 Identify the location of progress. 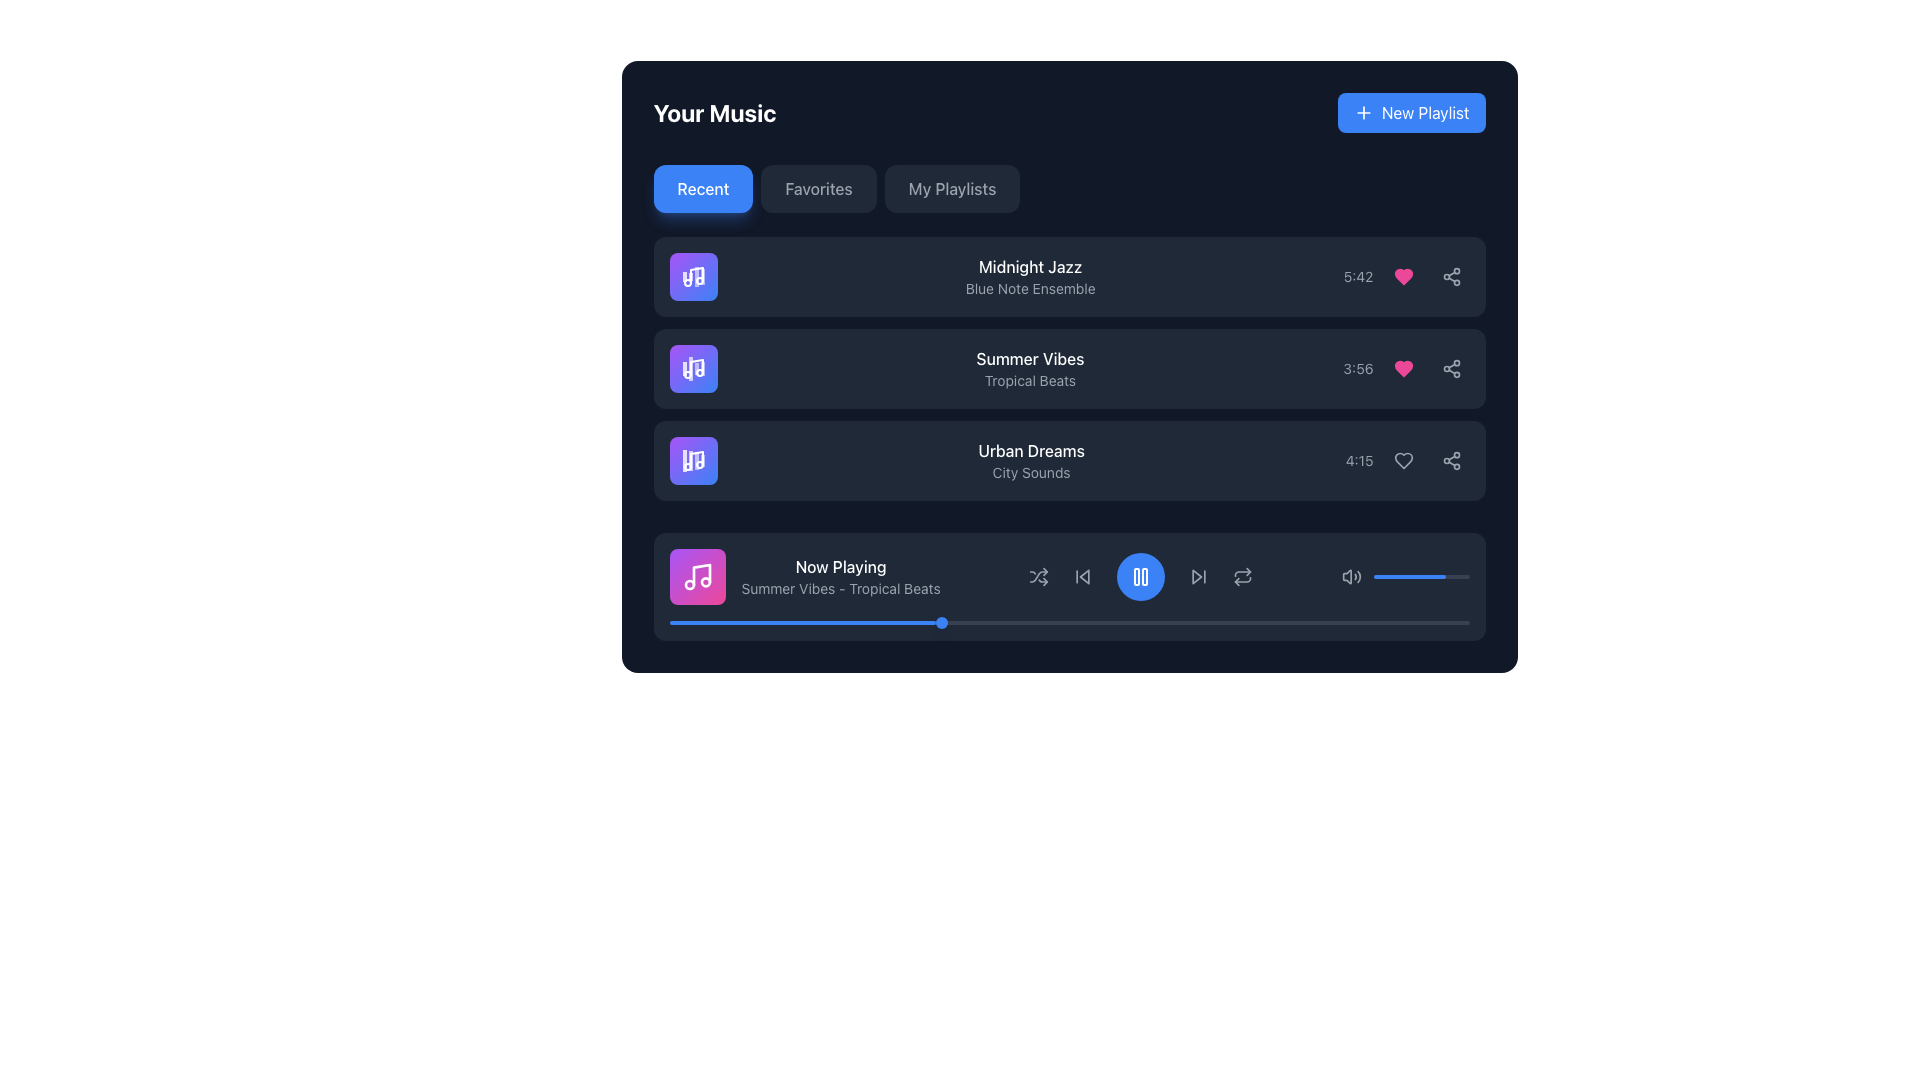
(1244, 622).